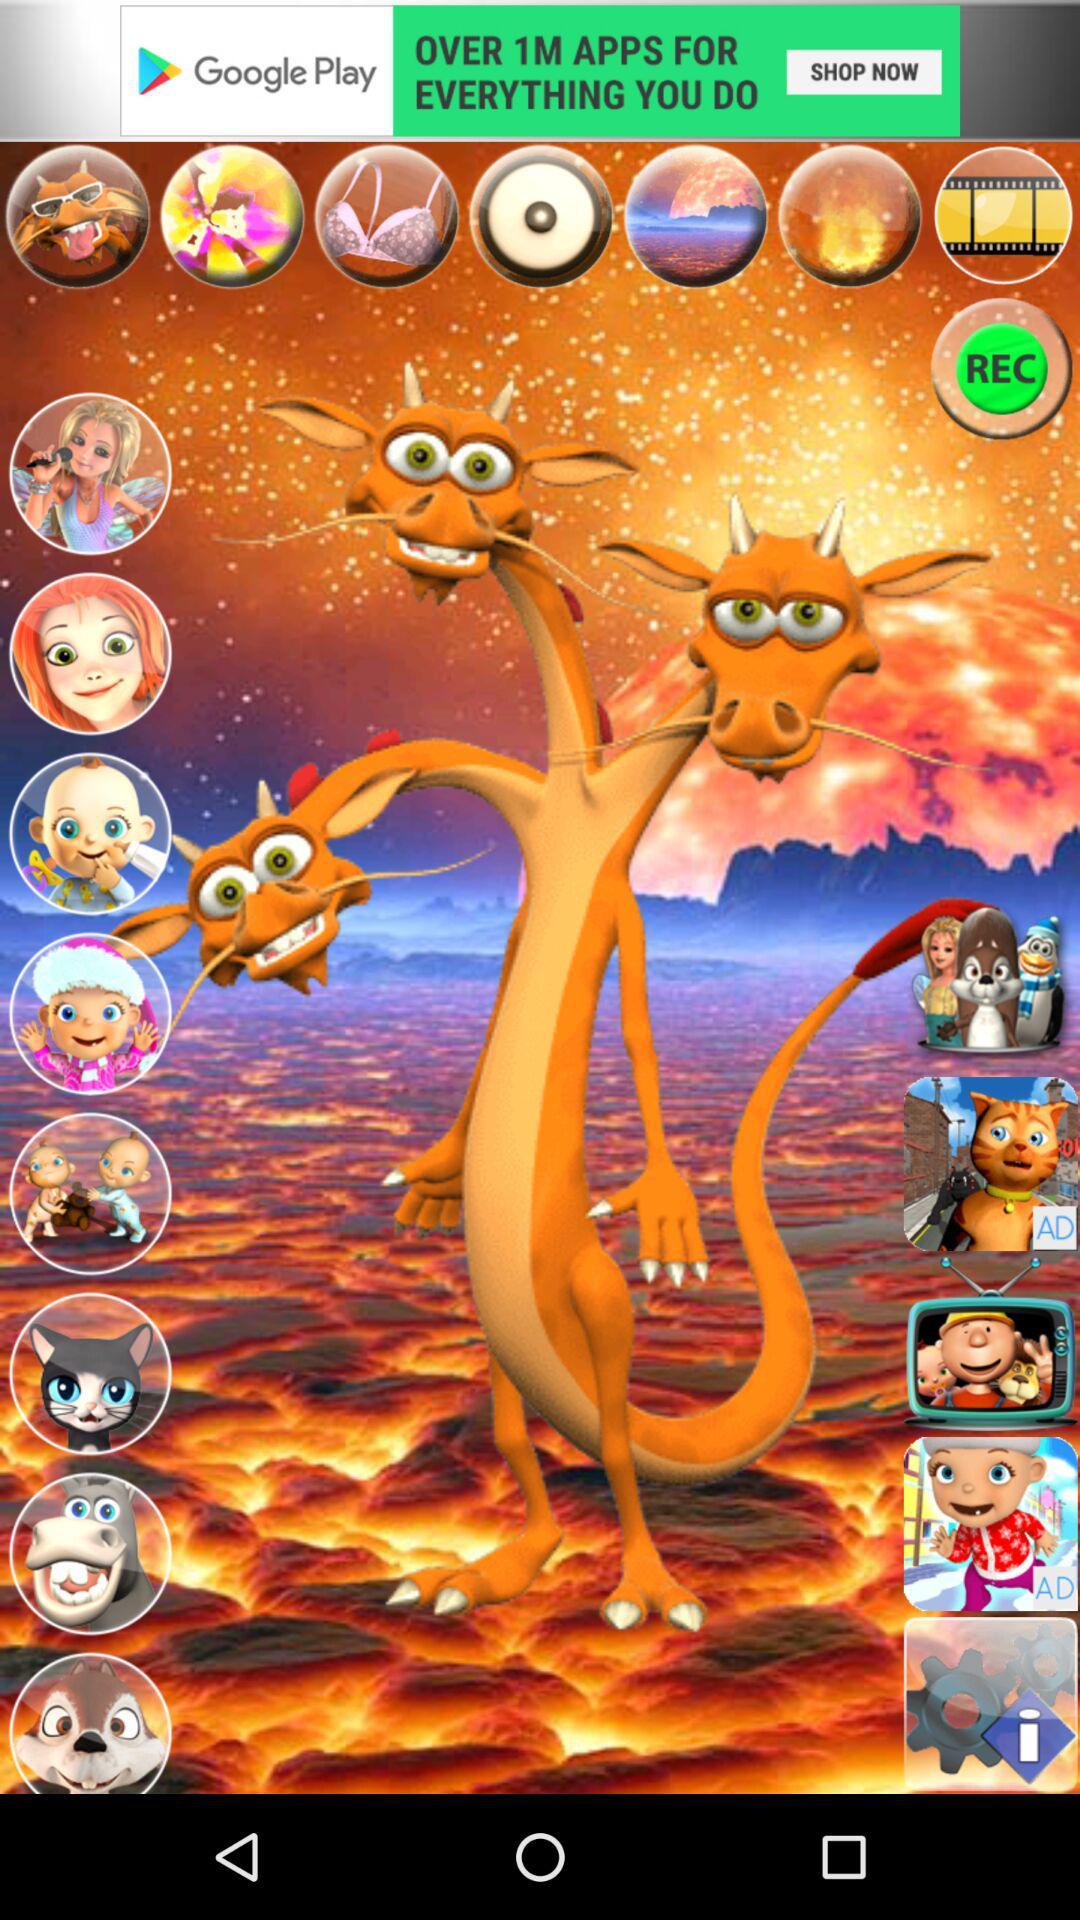 This screenshot has width=1080, height=1920. What do you see at coordinates (88, 1372) in the screenshot?
I see `character` at bounding box center [88, 1372].